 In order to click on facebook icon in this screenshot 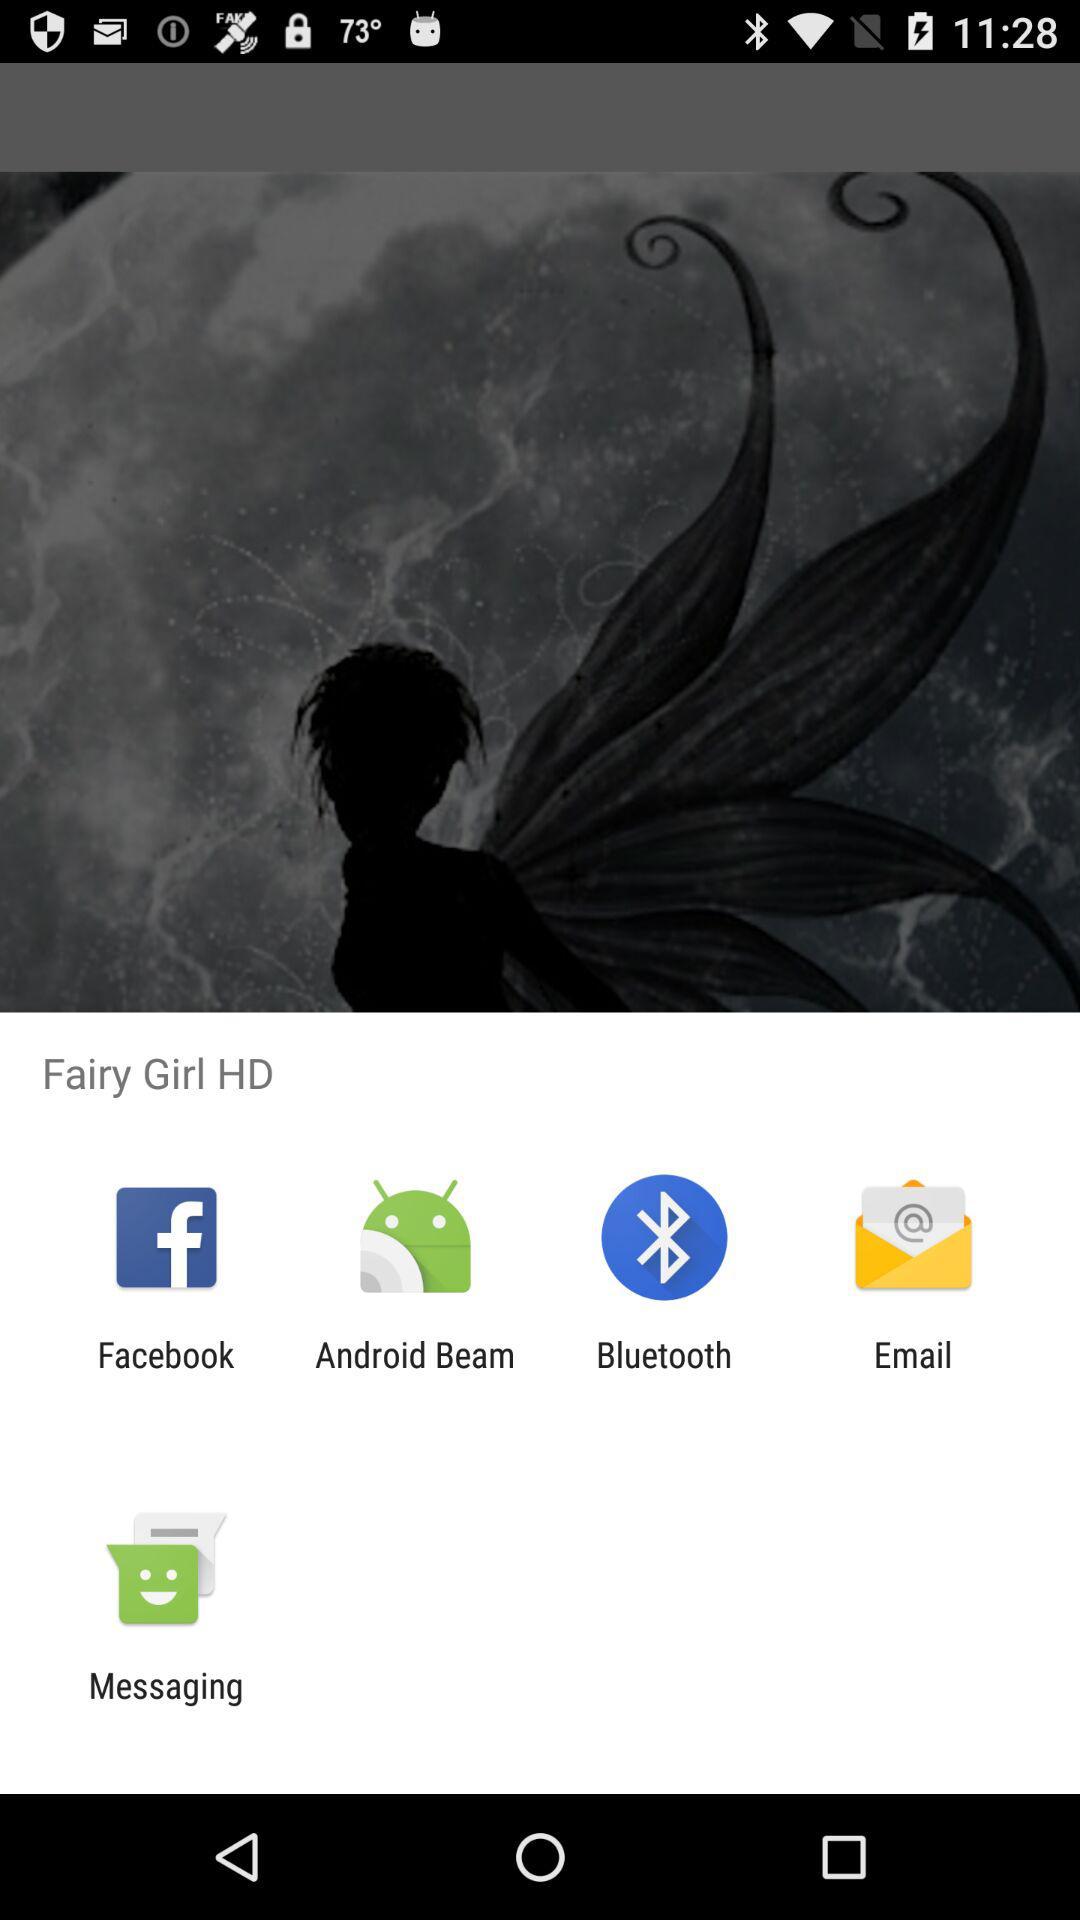, I will do `click(165, 1374)`.